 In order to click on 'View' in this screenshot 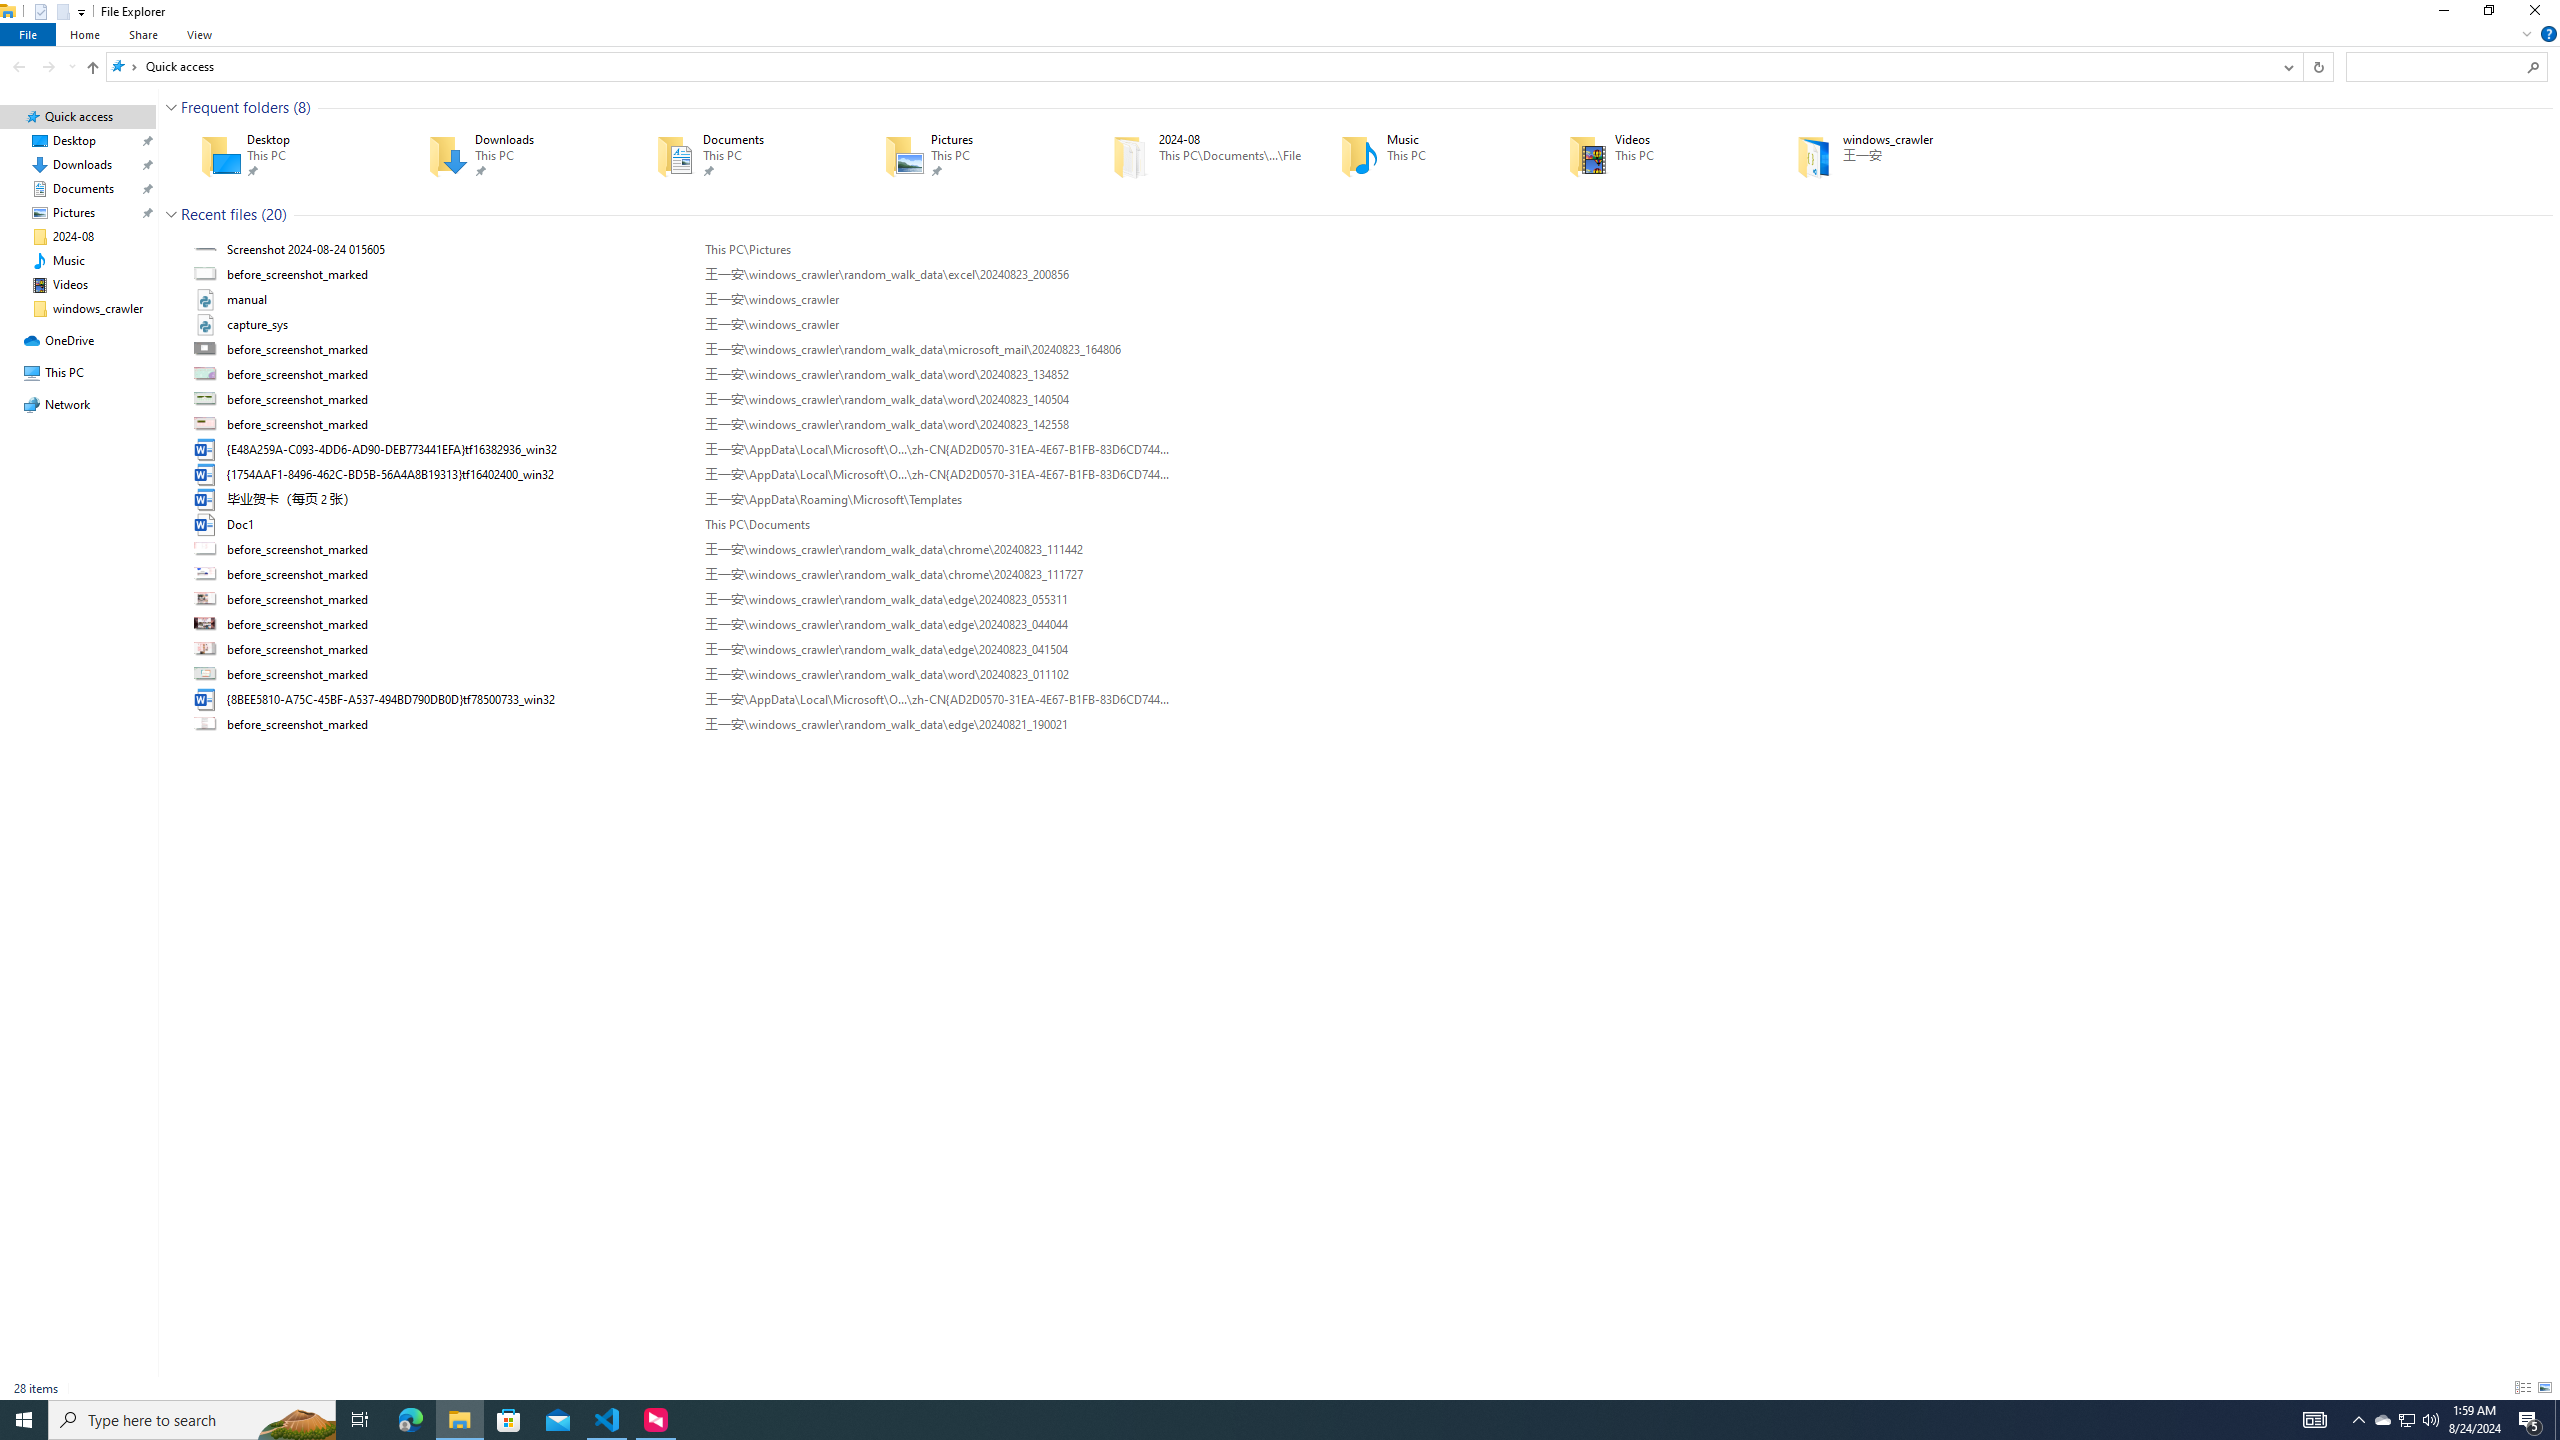, I will do `click(199, 34)`.